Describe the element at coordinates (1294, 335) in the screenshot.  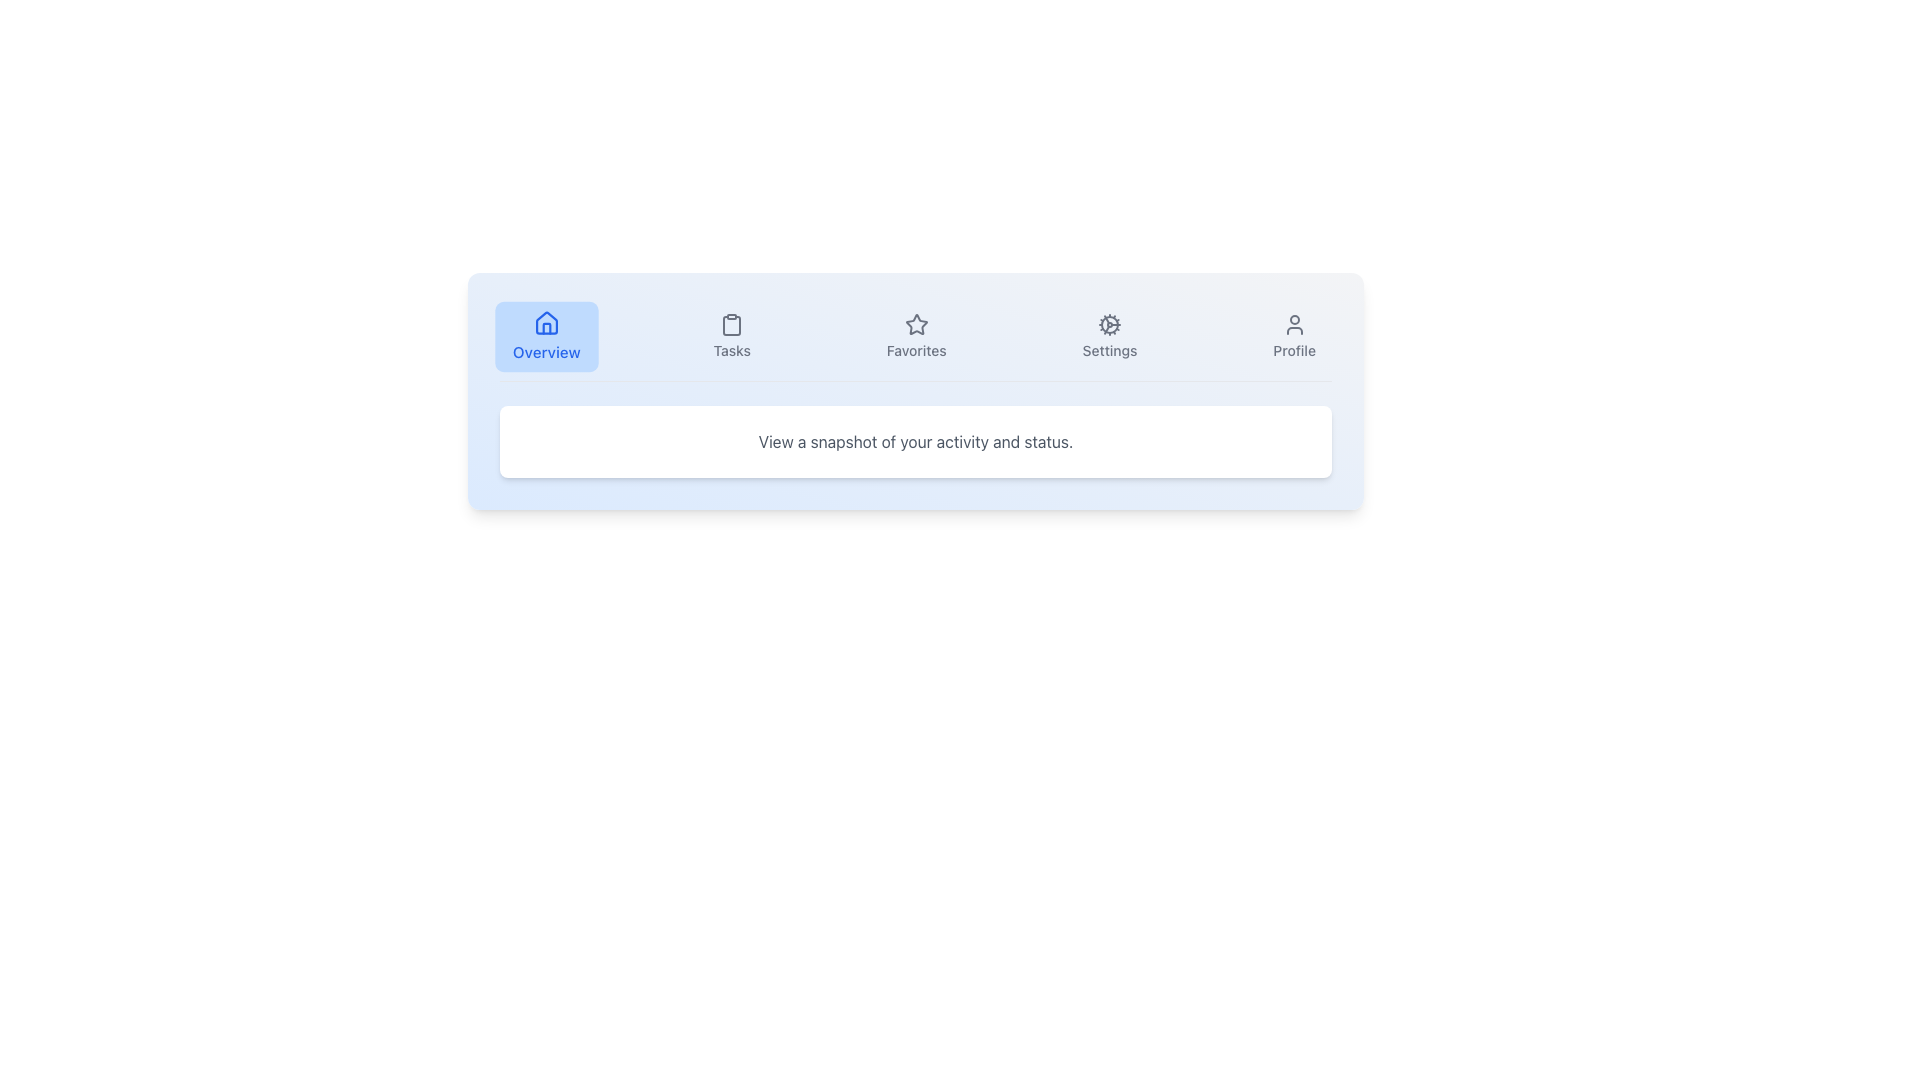
I see `the rightmost button in the horizontal navigation bar` at that location.